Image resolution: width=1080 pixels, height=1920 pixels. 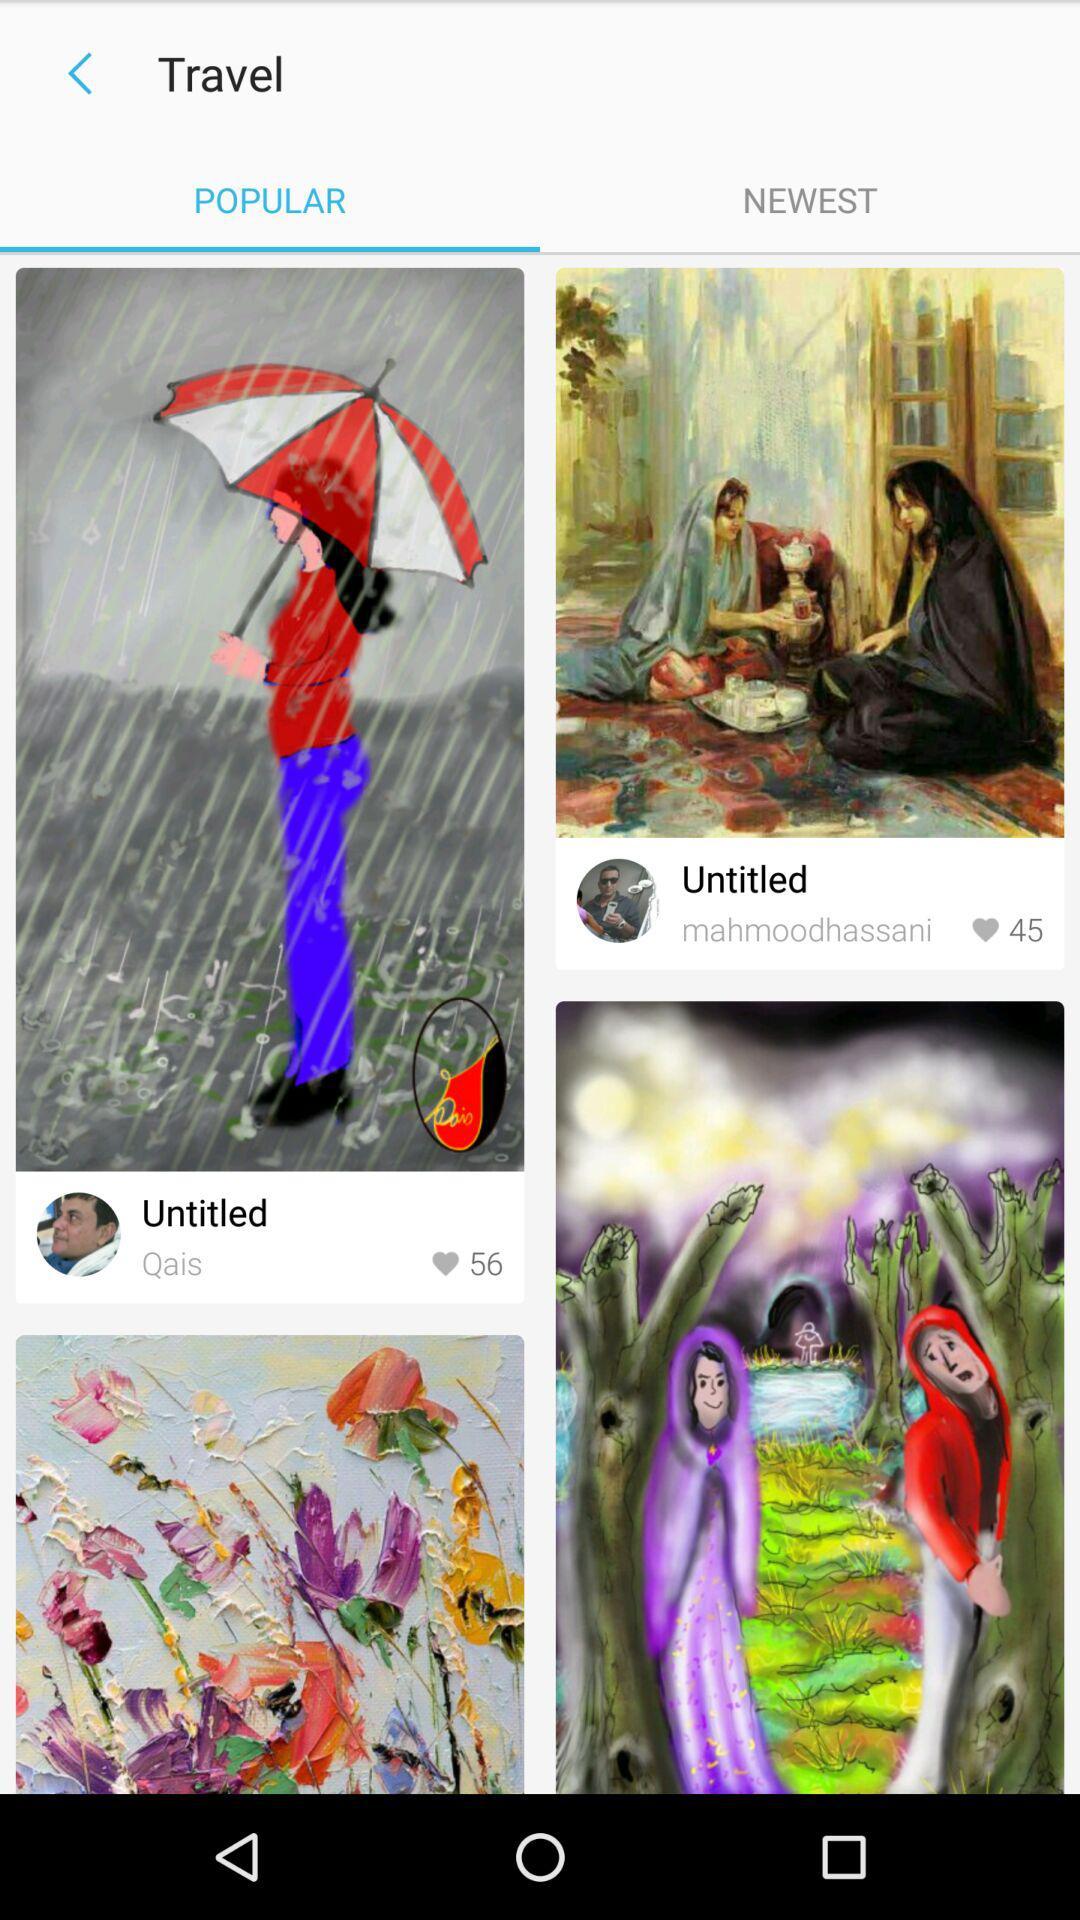 I want to click on the 45, so click(x=1006, y=929).